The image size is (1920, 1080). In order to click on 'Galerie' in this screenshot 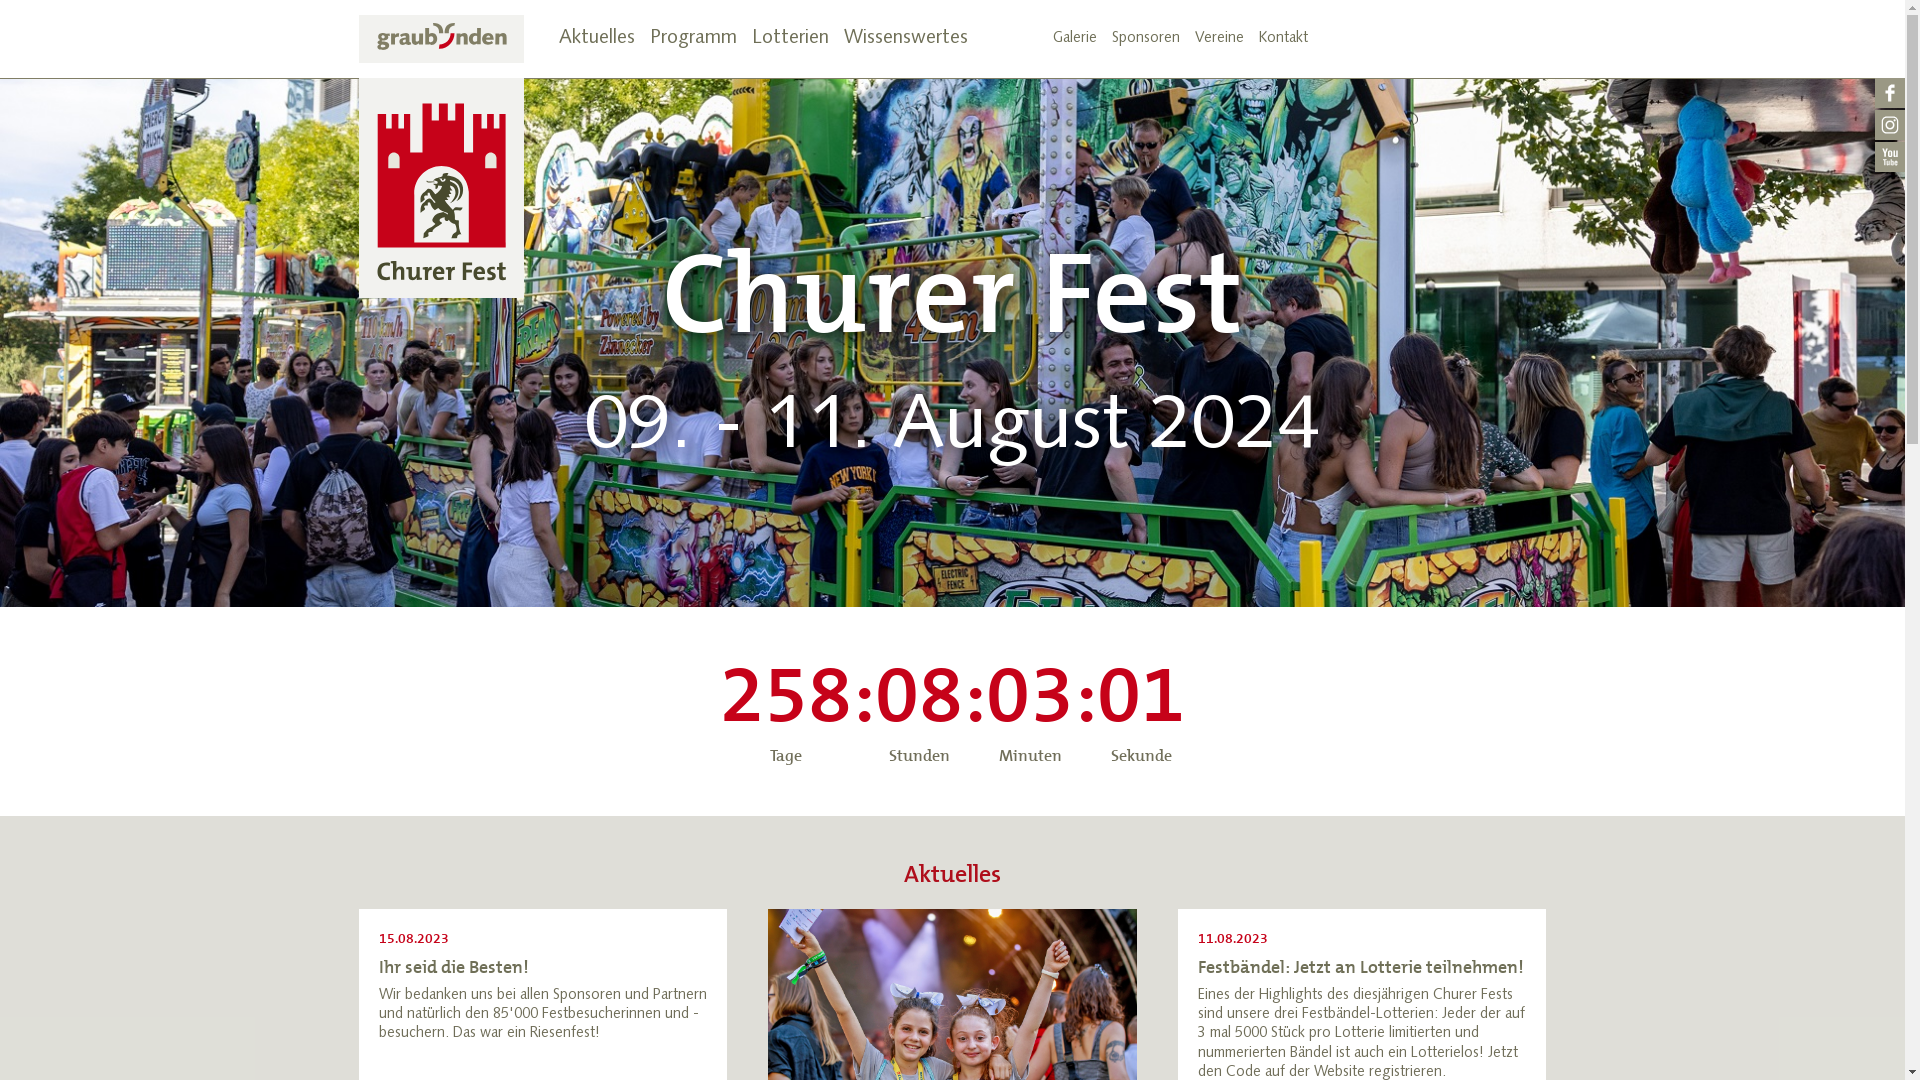, I will do `click(1073, 38)`.